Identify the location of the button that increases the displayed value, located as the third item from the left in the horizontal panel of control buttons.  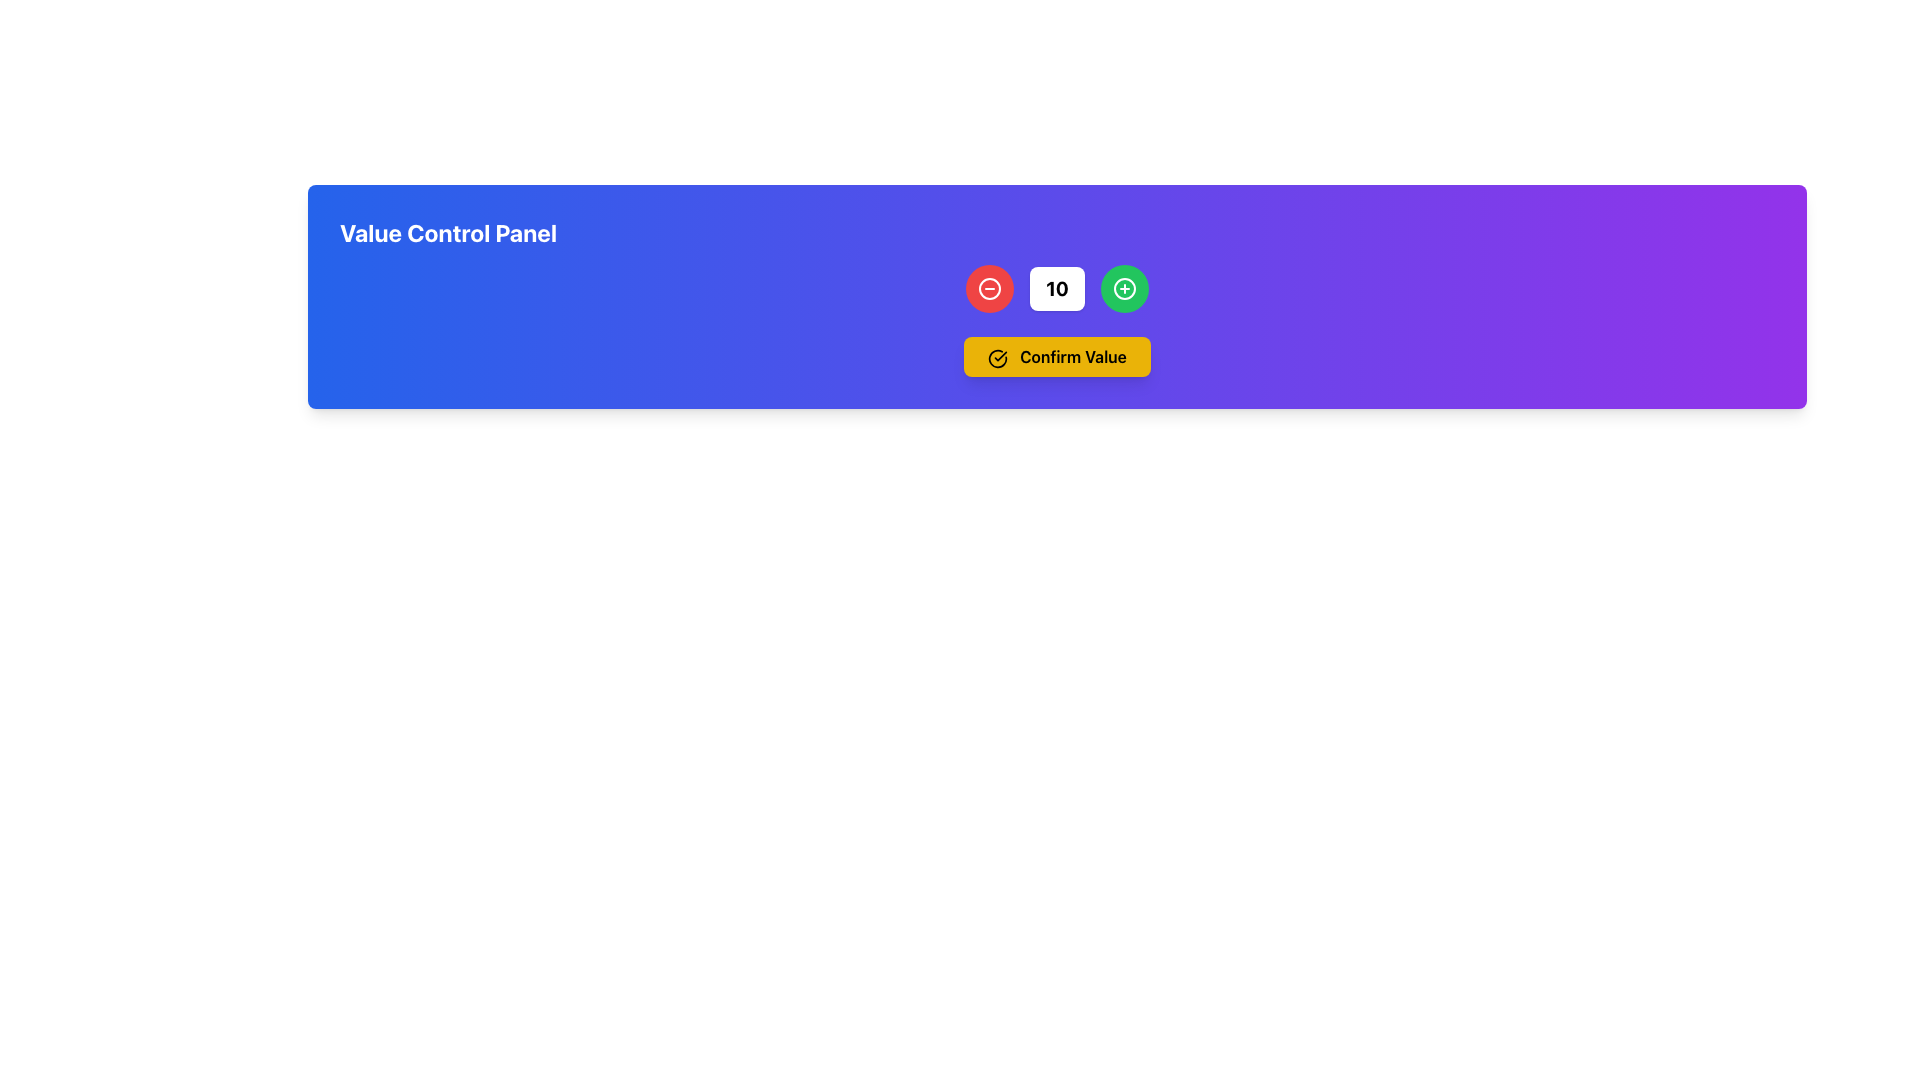
(1124, 289).